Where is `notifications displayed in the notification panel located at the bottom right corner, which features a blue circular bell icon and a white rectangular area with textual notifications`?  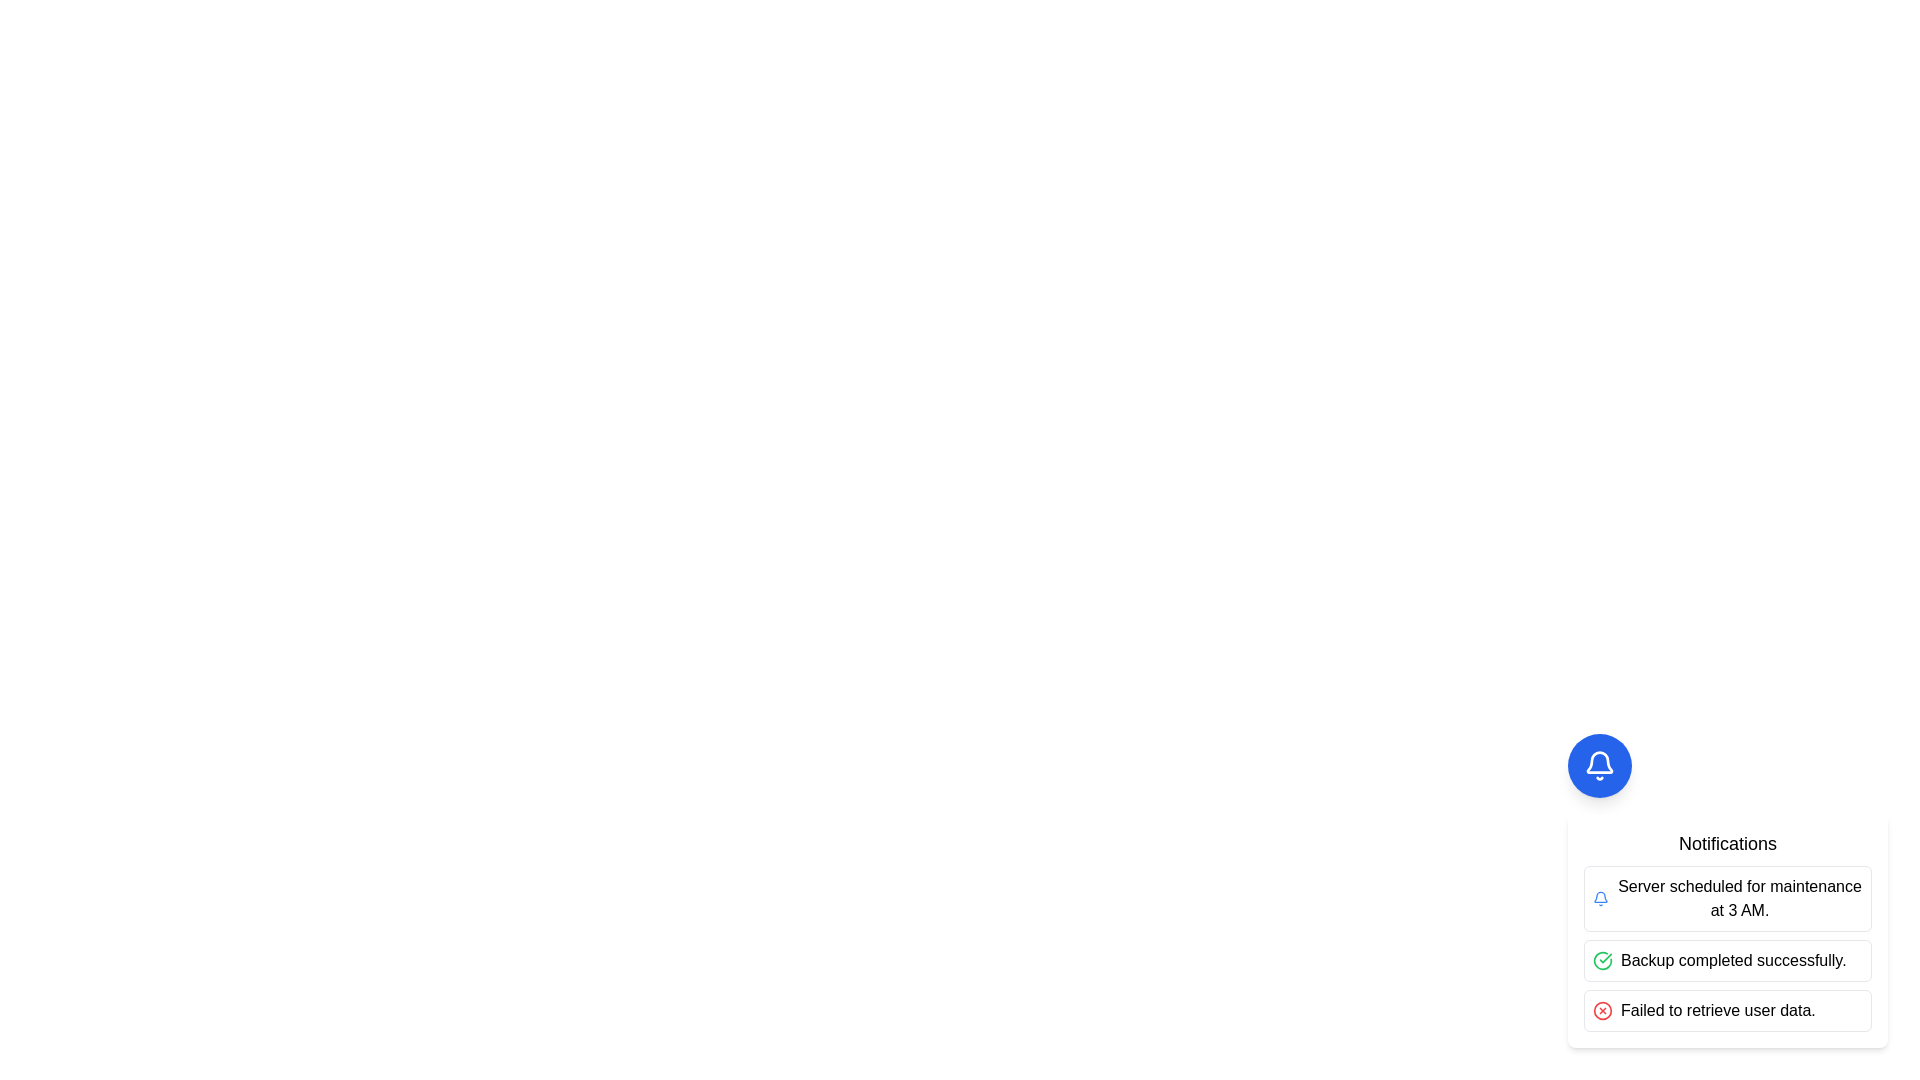 notifications displayed in the notification panel located at the bottom right corner, which features a blue circular bell icon and a white rectangular area with textual notifications is located at coordinates (1727, 890).